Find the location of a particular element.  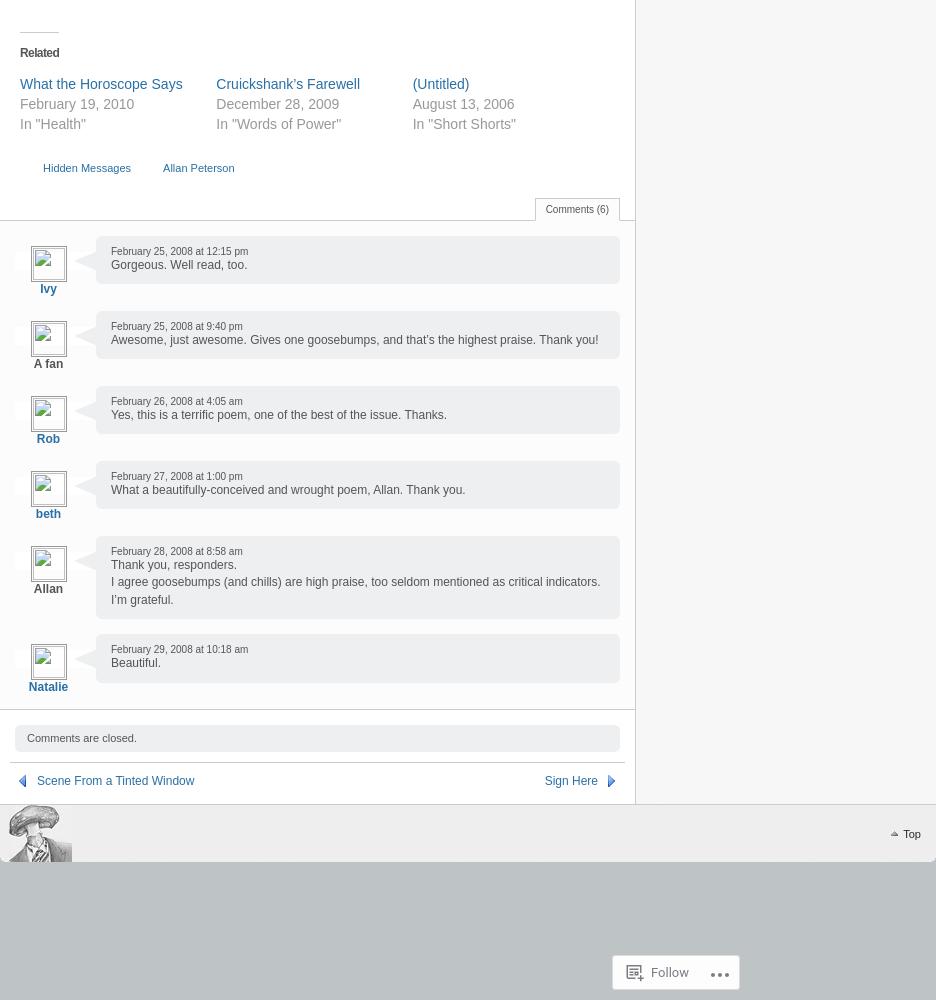

'February 27, 2008 at 1:00 pm' is located at coordinates (175, 474).